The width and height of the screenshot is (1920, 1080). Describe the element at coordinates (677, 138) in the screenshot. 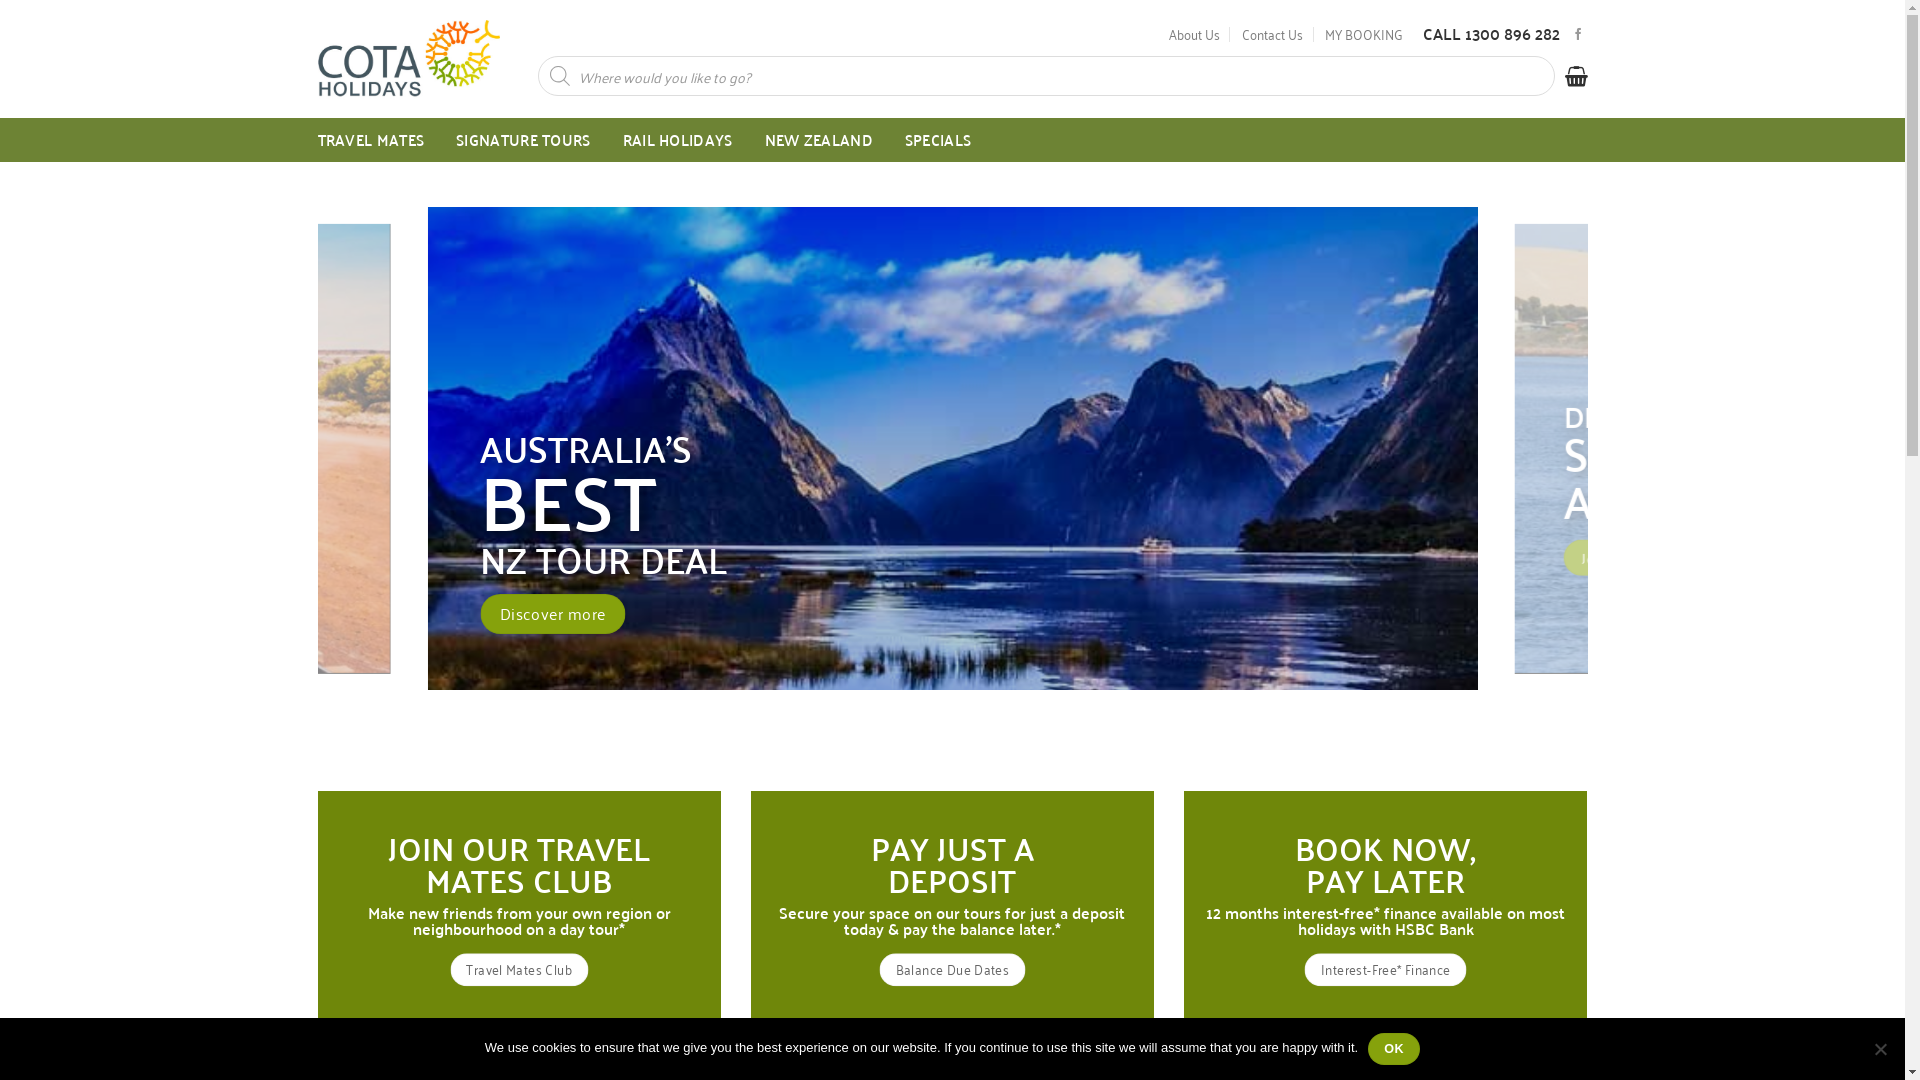

I see `'RAIL HOLIDAYS'` at that location.